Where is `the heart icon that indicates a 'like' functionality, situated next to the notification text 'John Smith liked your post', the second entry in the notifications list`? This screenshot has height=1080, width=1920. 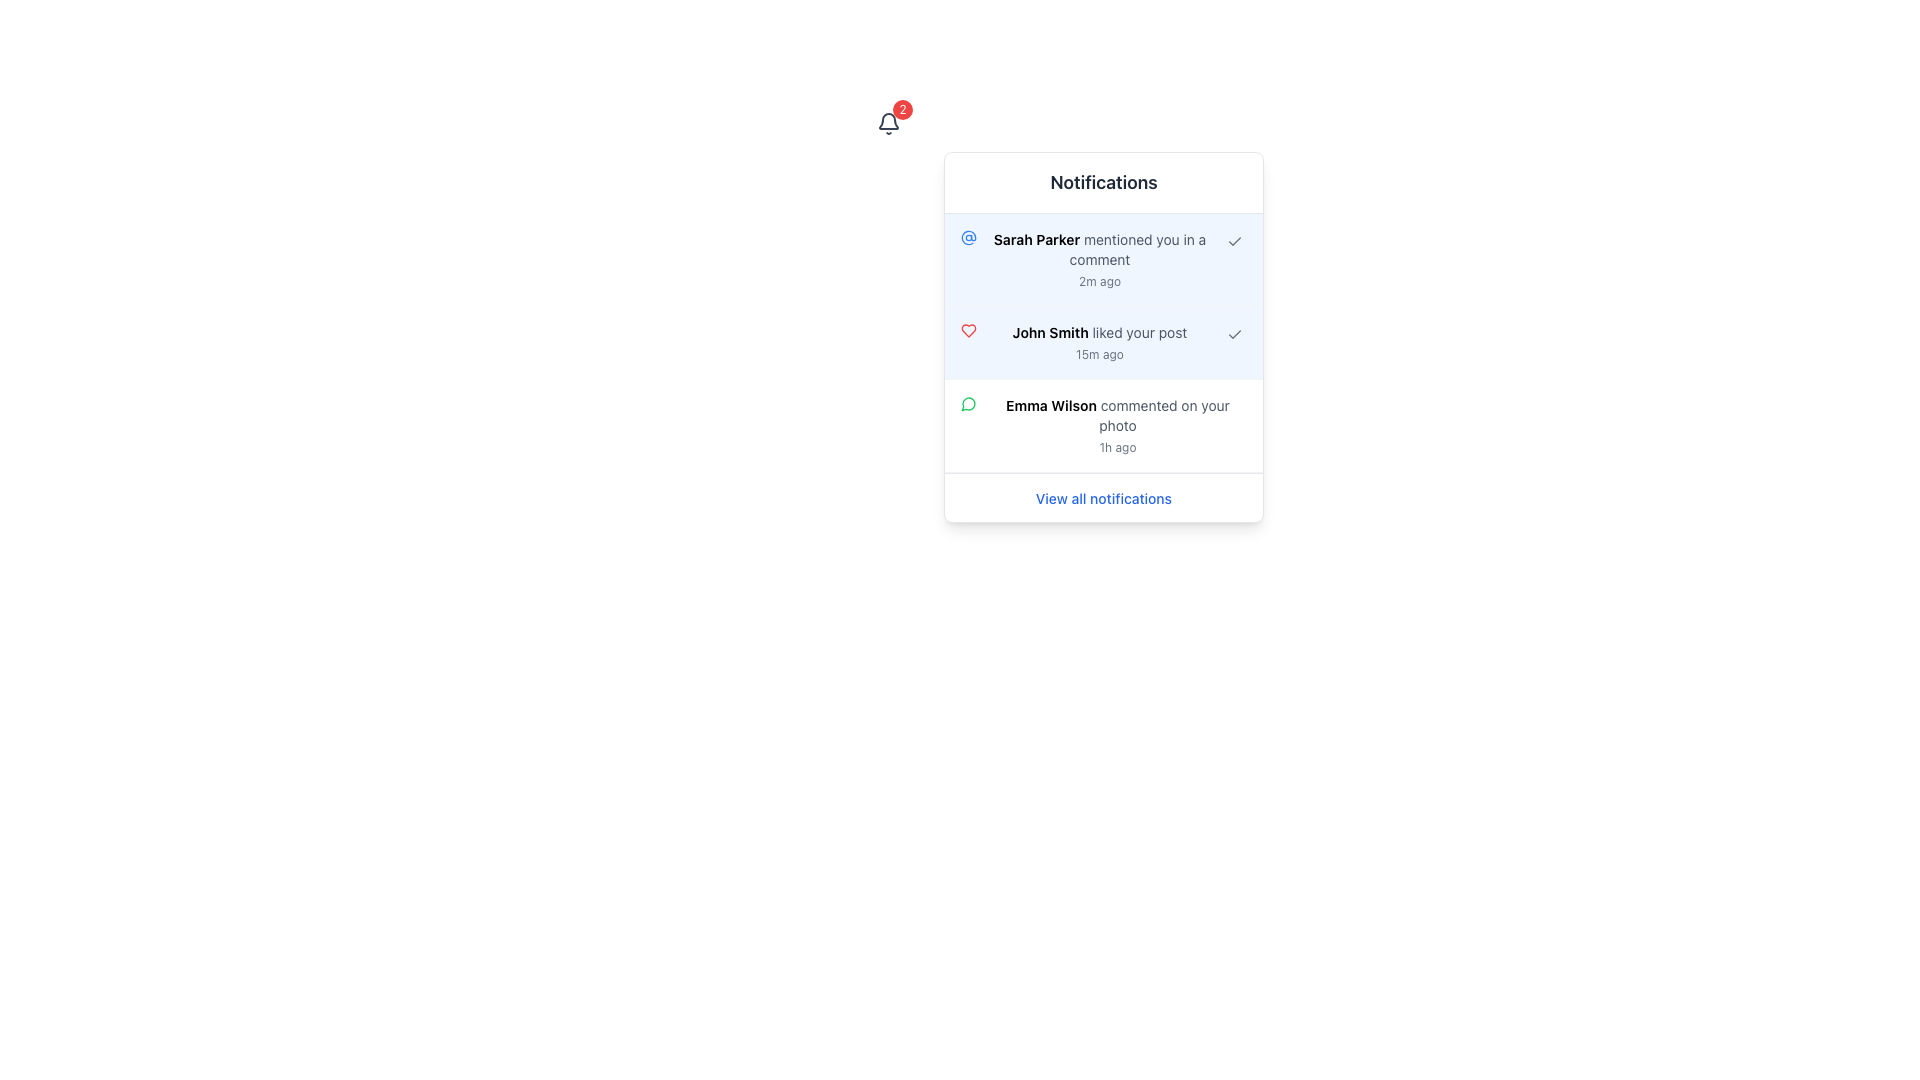 the heart icon that indicates a 'like' functionality, situated next to the notification text 'John Smith liked your post', the second entry in the notifications list is located at coordinates (969, 330).